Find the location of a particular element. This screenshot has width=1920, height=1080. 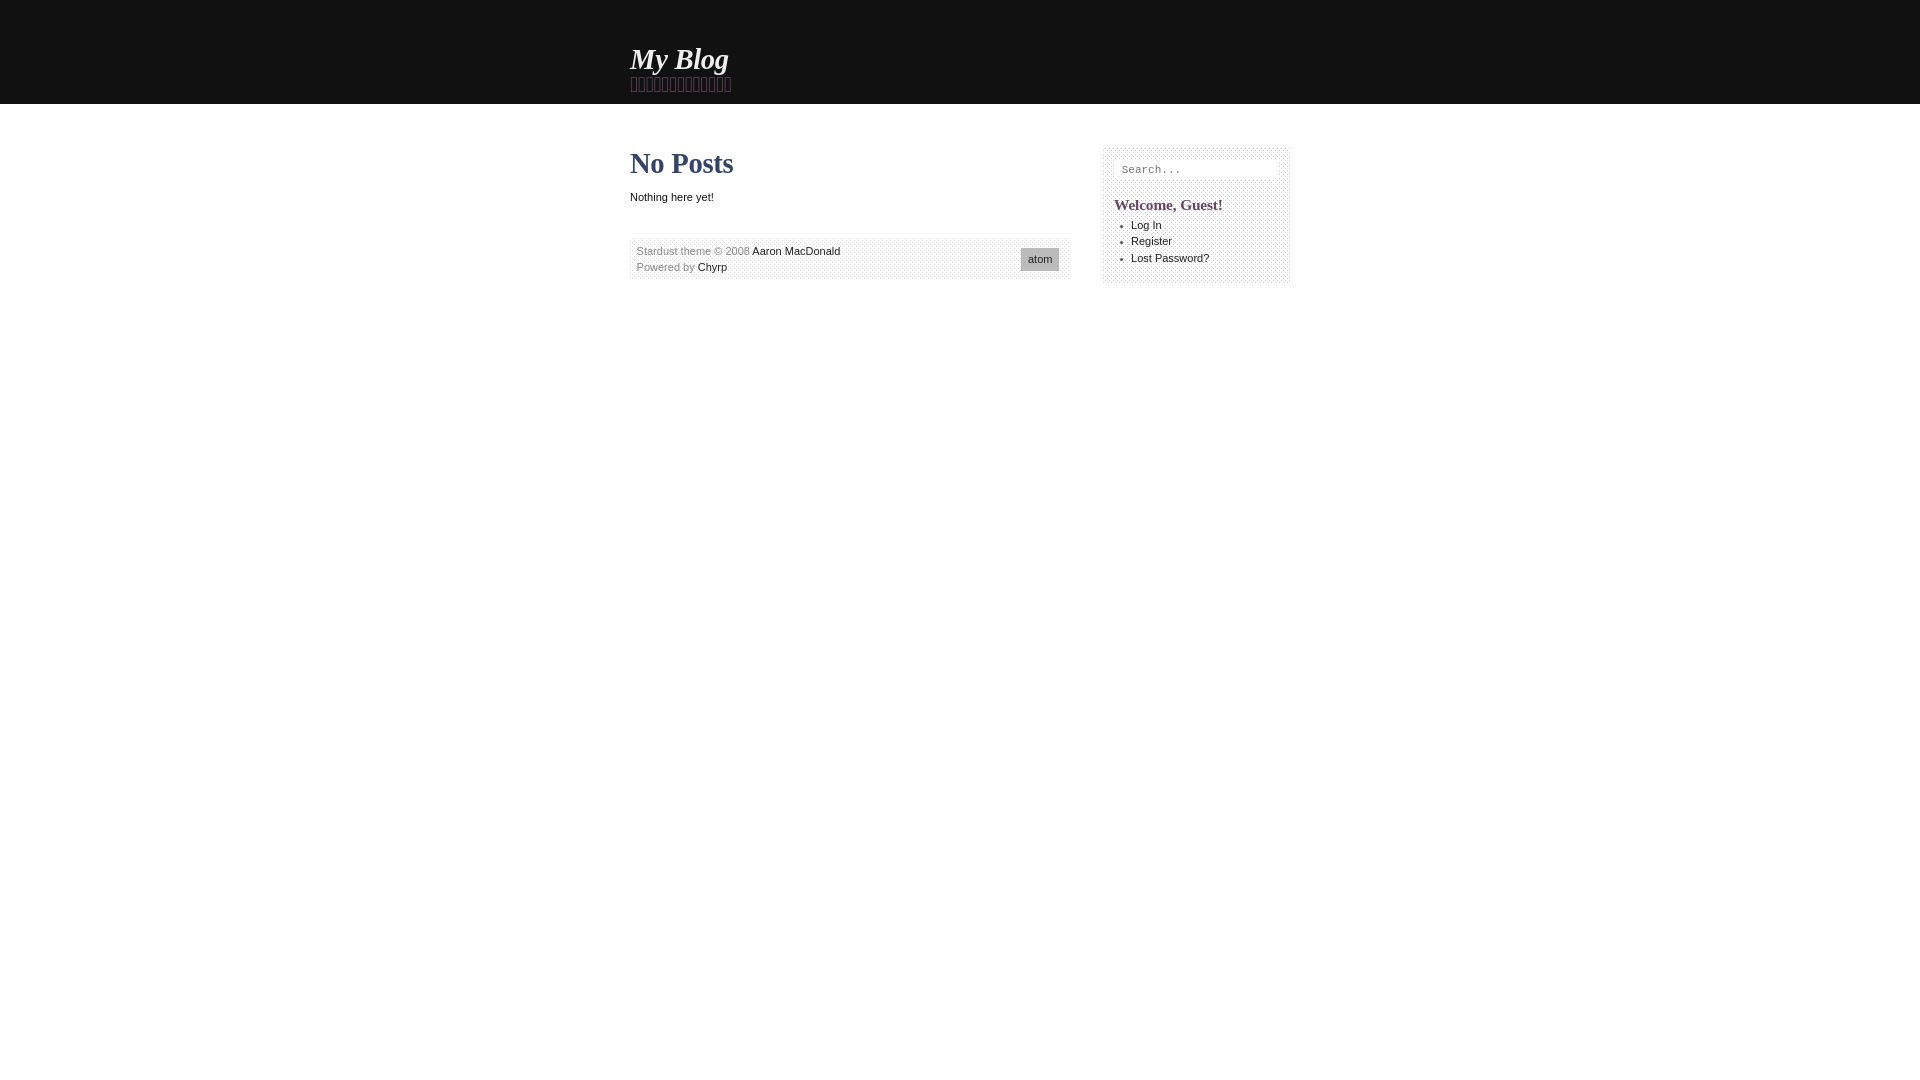

'atom' is located at coordinates (1040, 258).